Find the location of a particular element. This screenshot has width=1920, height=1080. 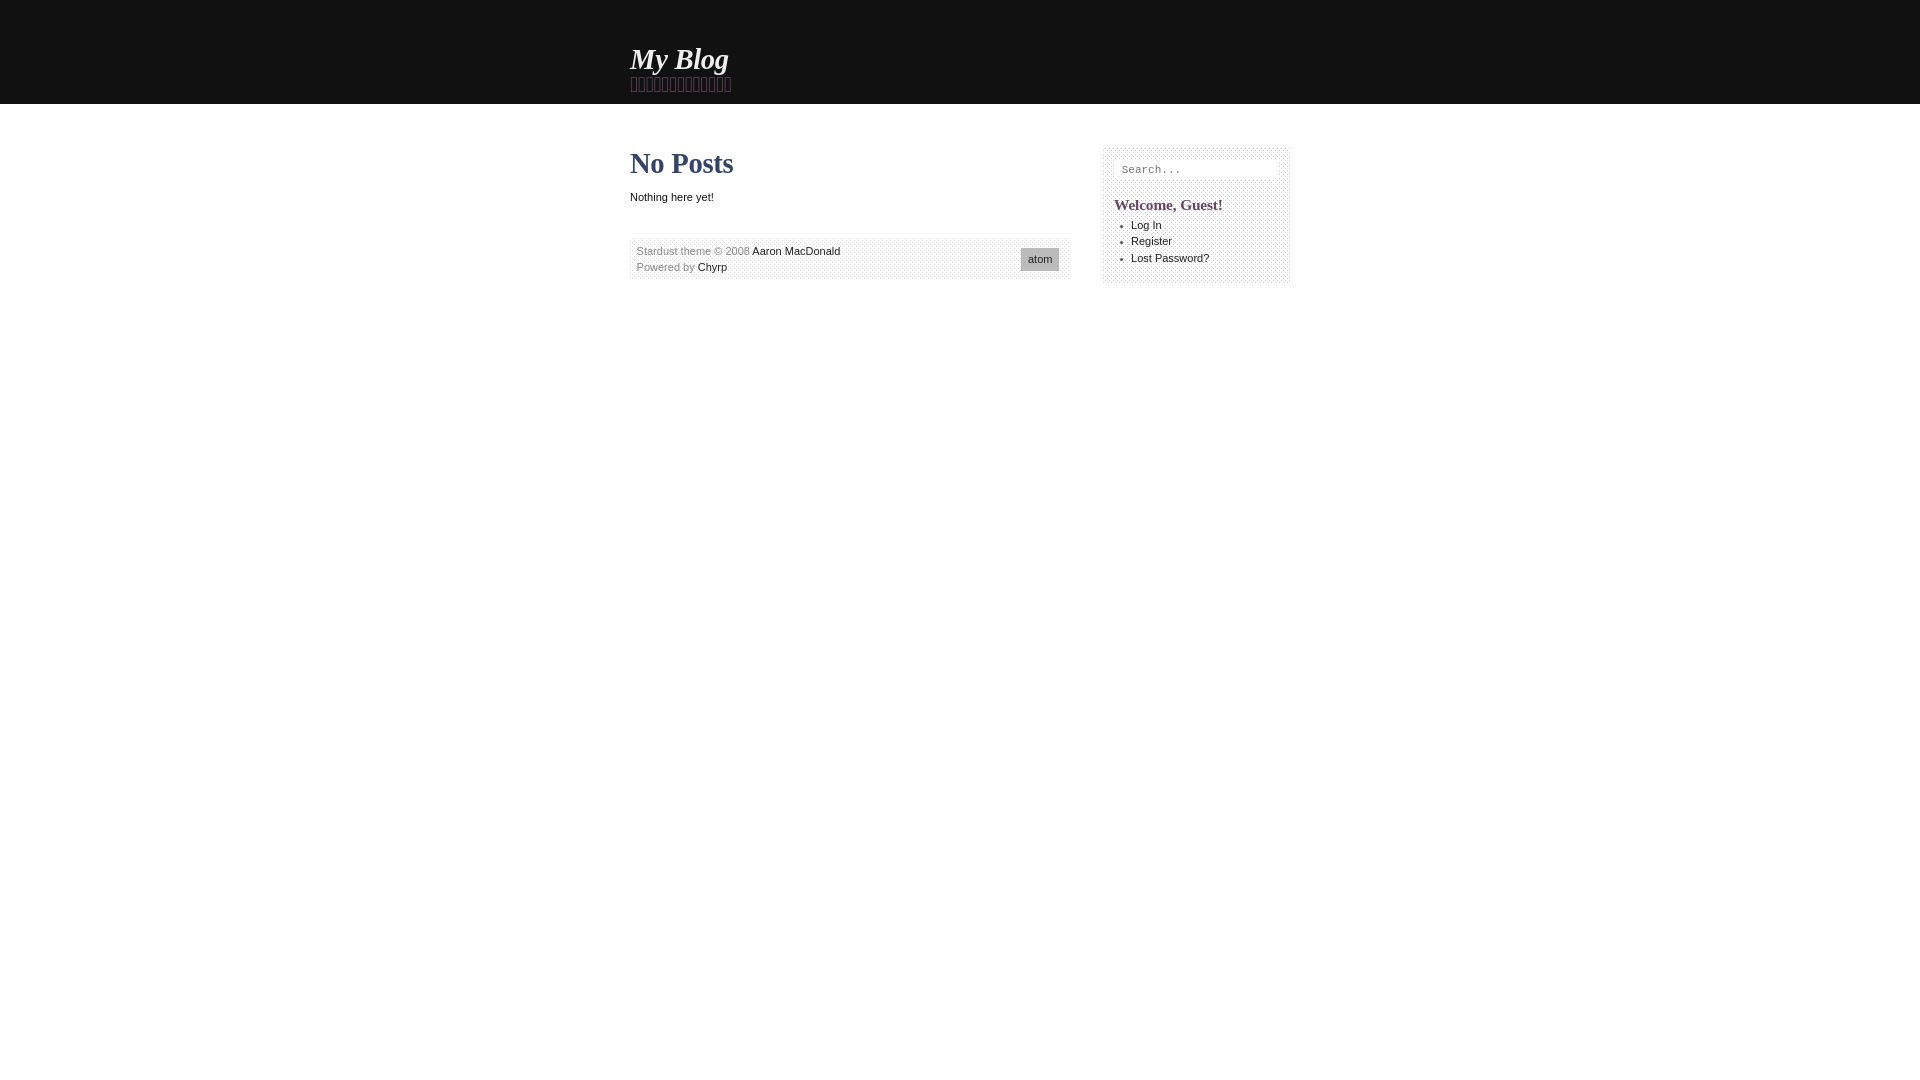

'atom' is located at coordinates (1040, 258).